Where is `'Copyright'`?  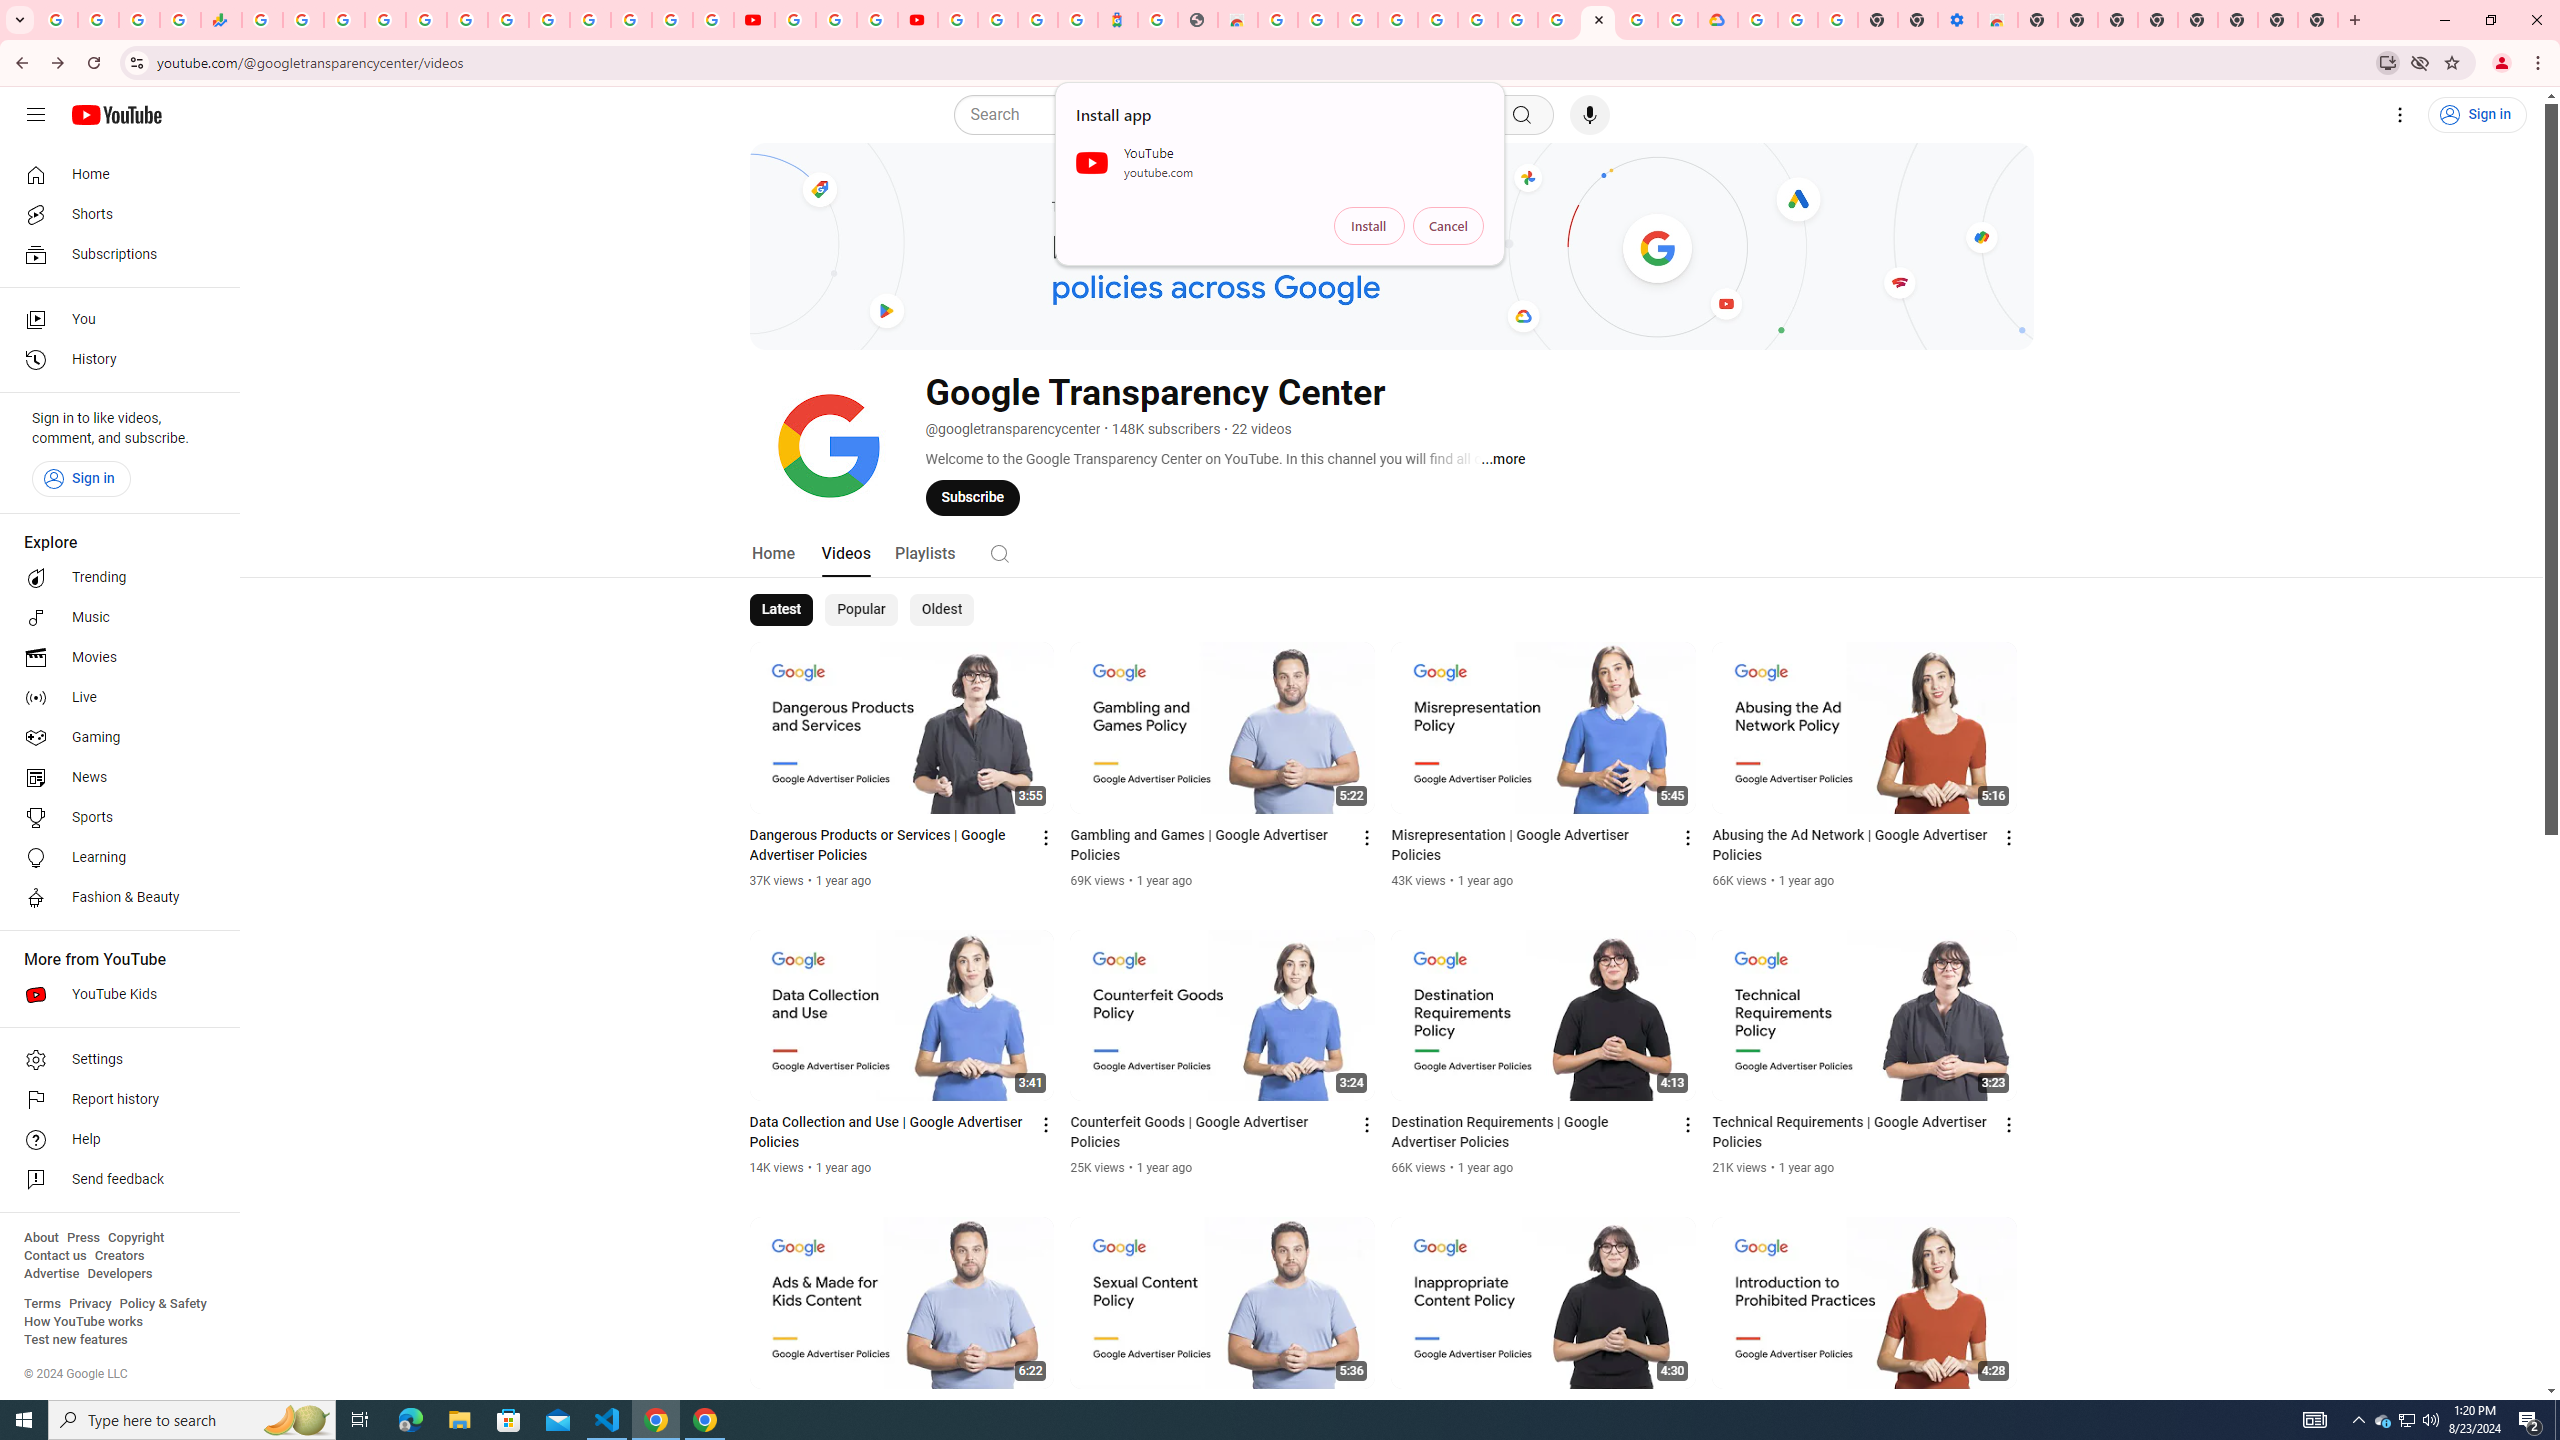 'Copyright' is located at coordinates (134, 1237).